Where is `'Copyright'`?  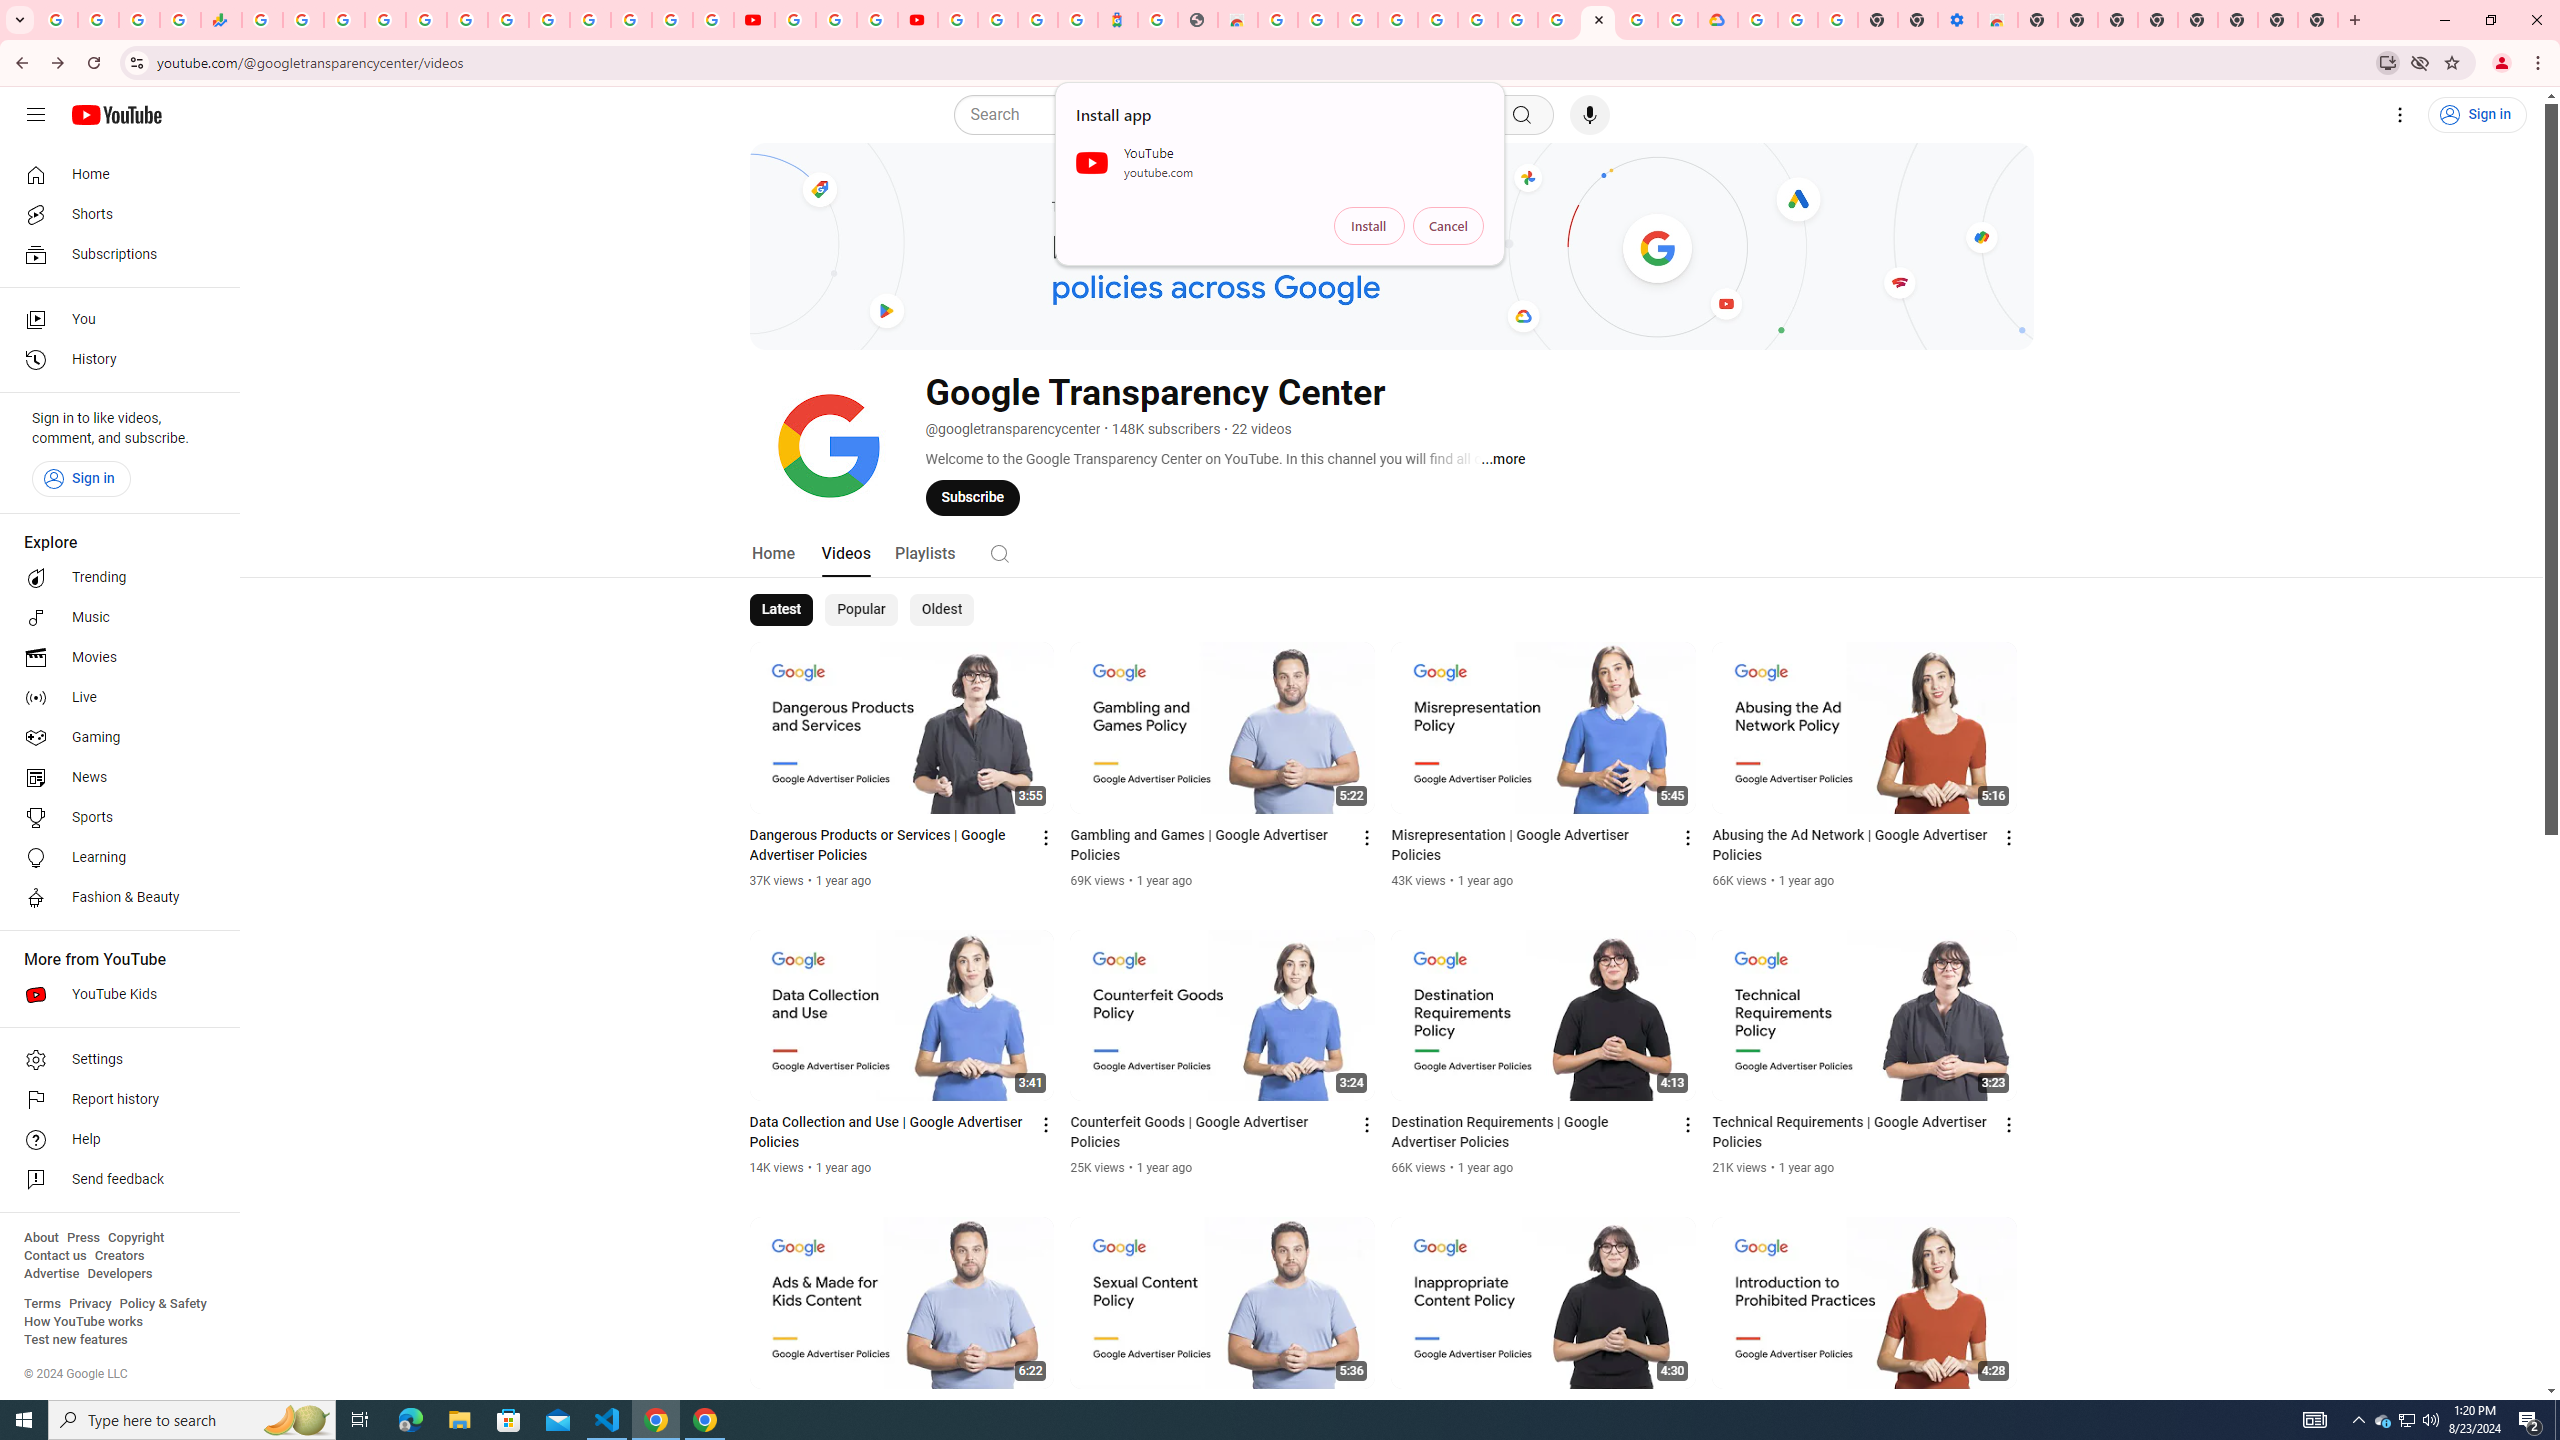 'Copyright' is located at coordinates (134, 1237).